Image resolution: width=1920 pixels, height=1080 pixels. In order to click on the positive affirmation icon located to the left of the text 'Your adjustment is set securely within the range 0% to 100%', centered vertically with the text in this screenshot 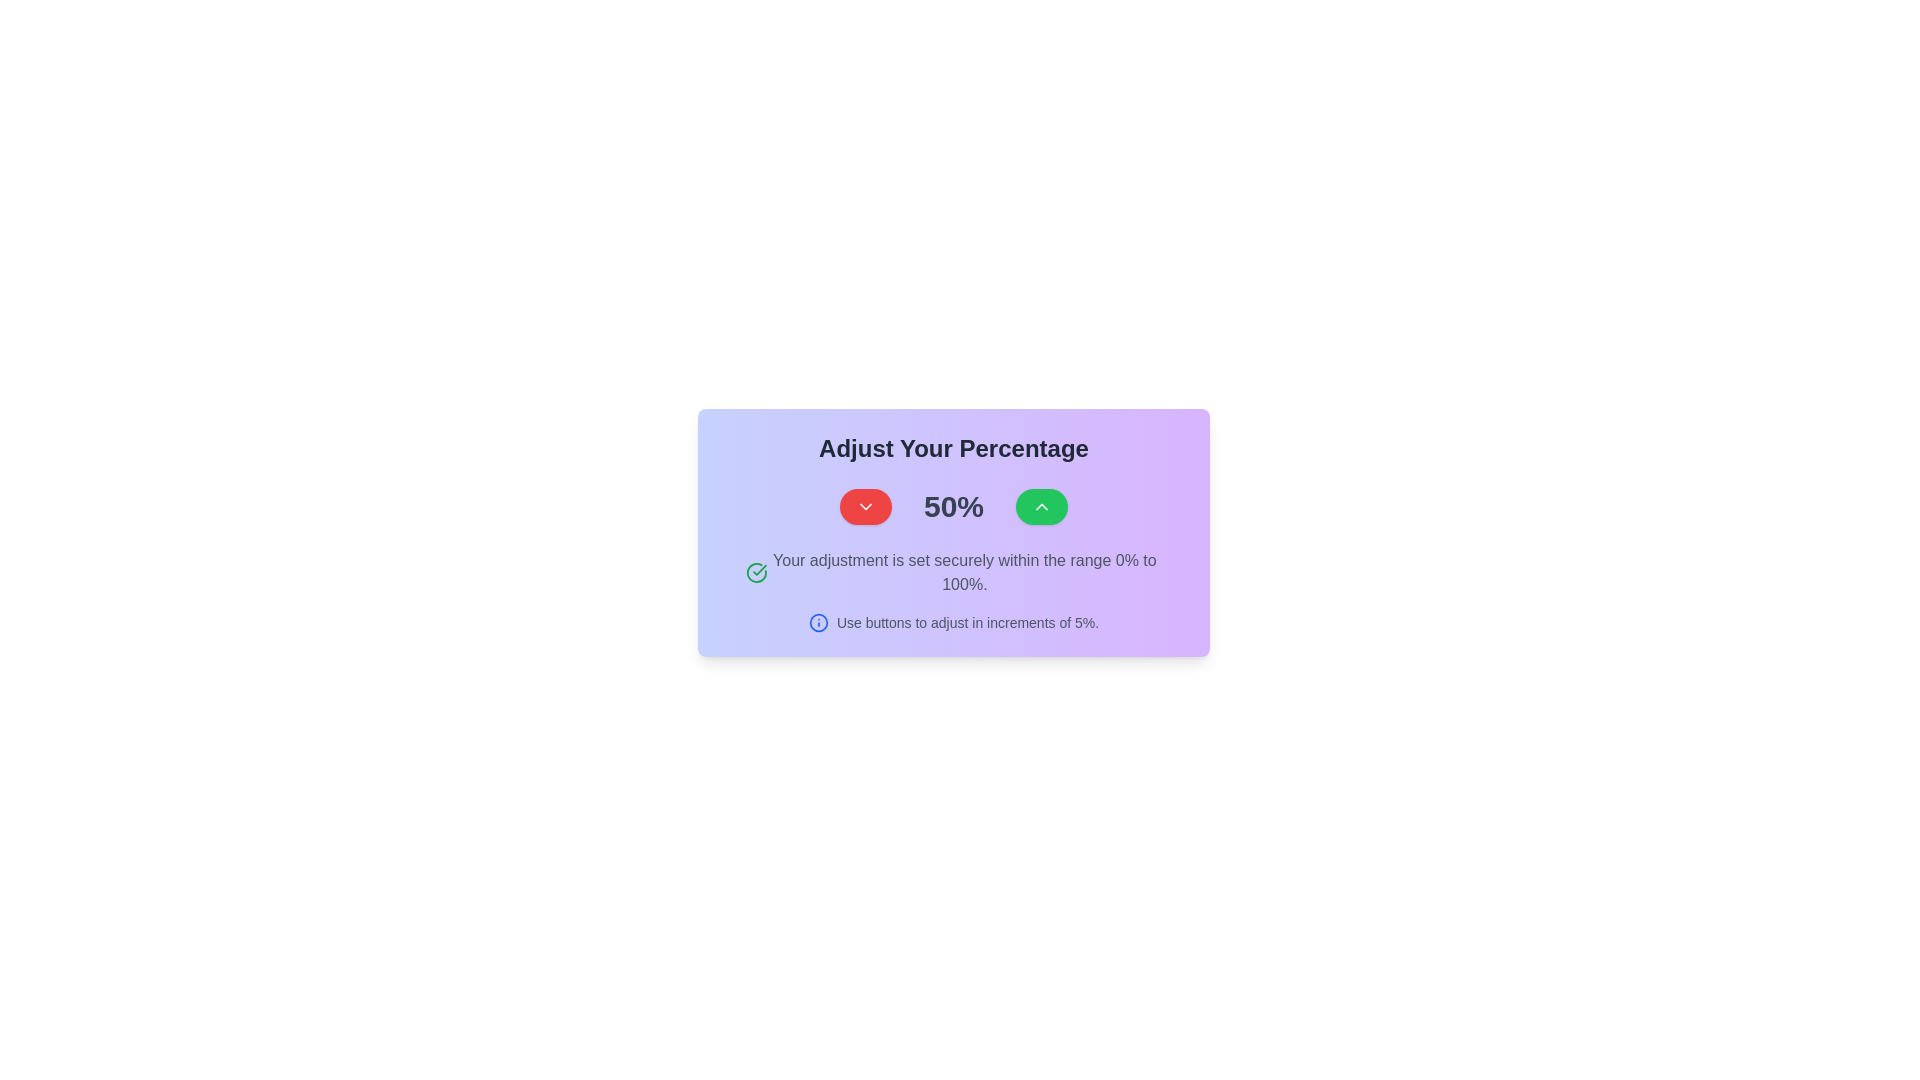, I will do `click(755, 573)`.